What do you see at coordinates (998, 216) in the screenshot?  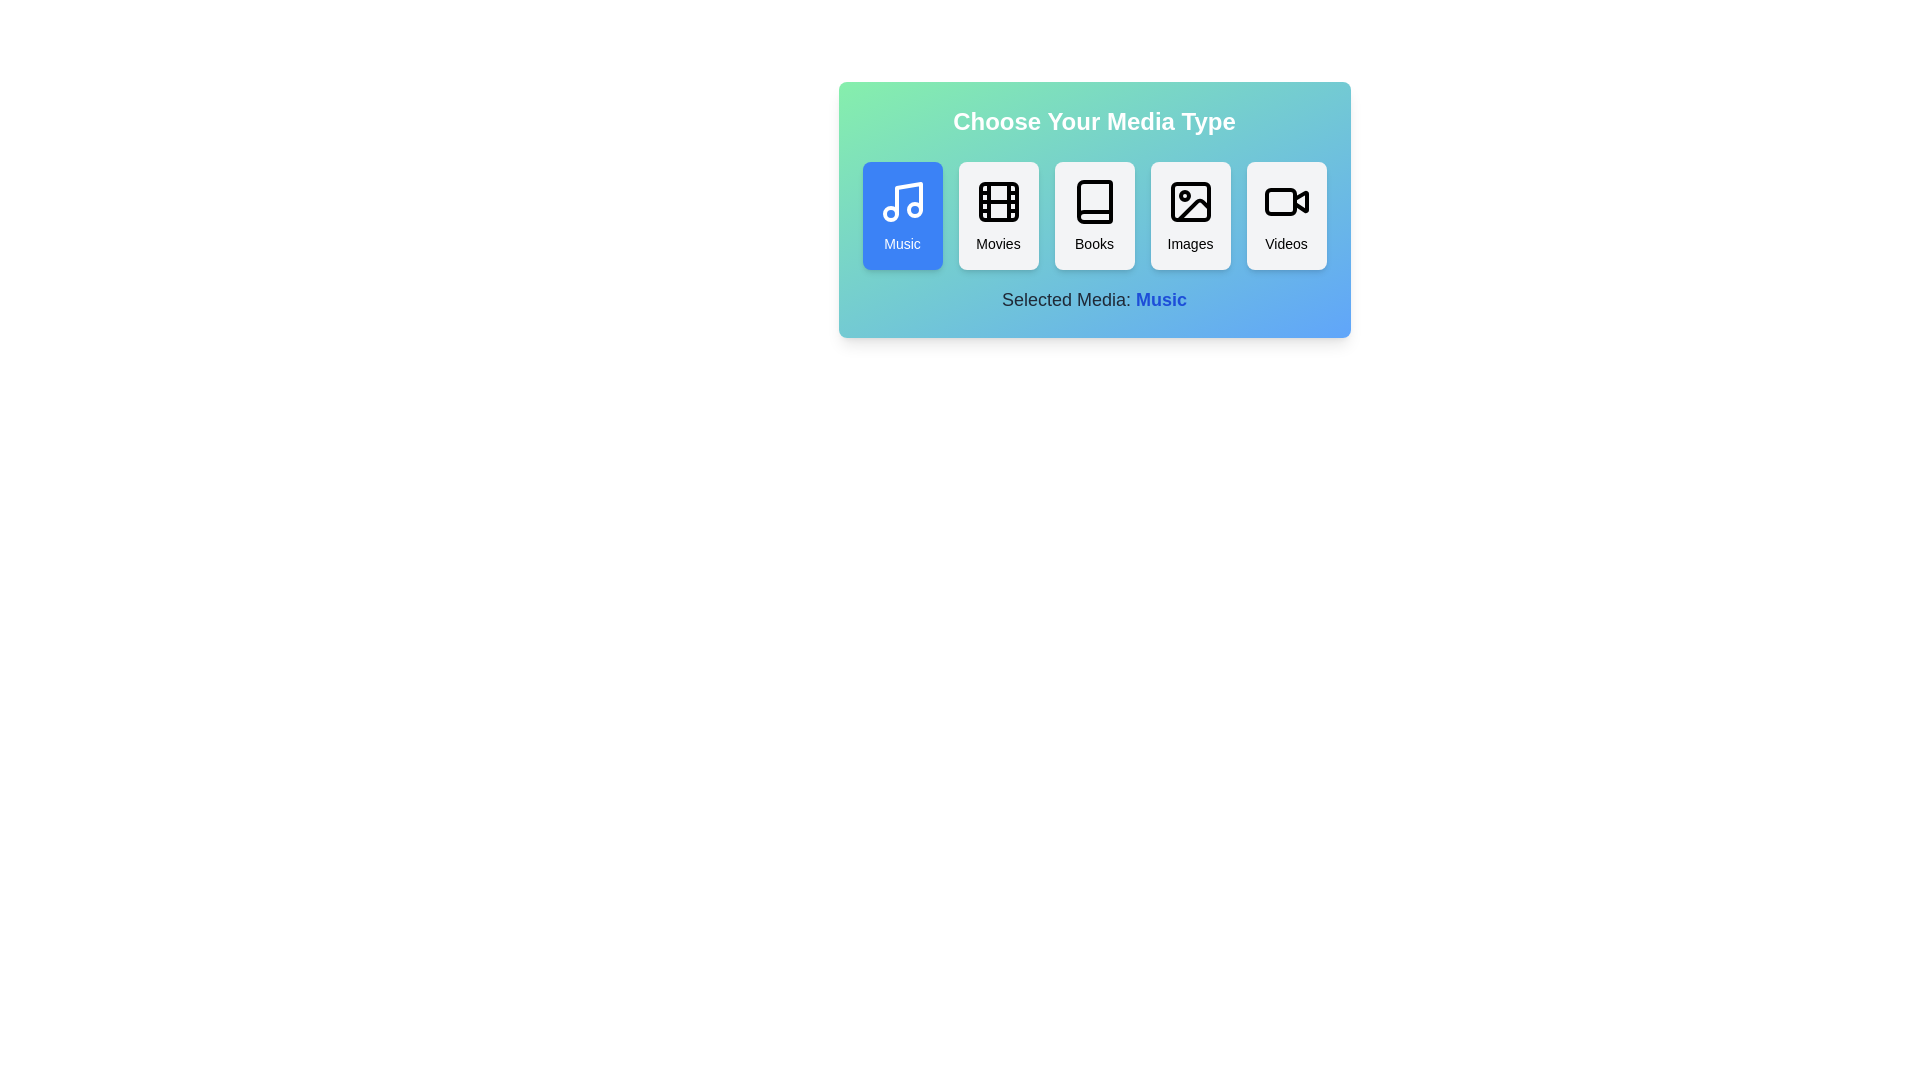 I see `the button corresponding to the media type Movies` at bounding box center [998, 216].